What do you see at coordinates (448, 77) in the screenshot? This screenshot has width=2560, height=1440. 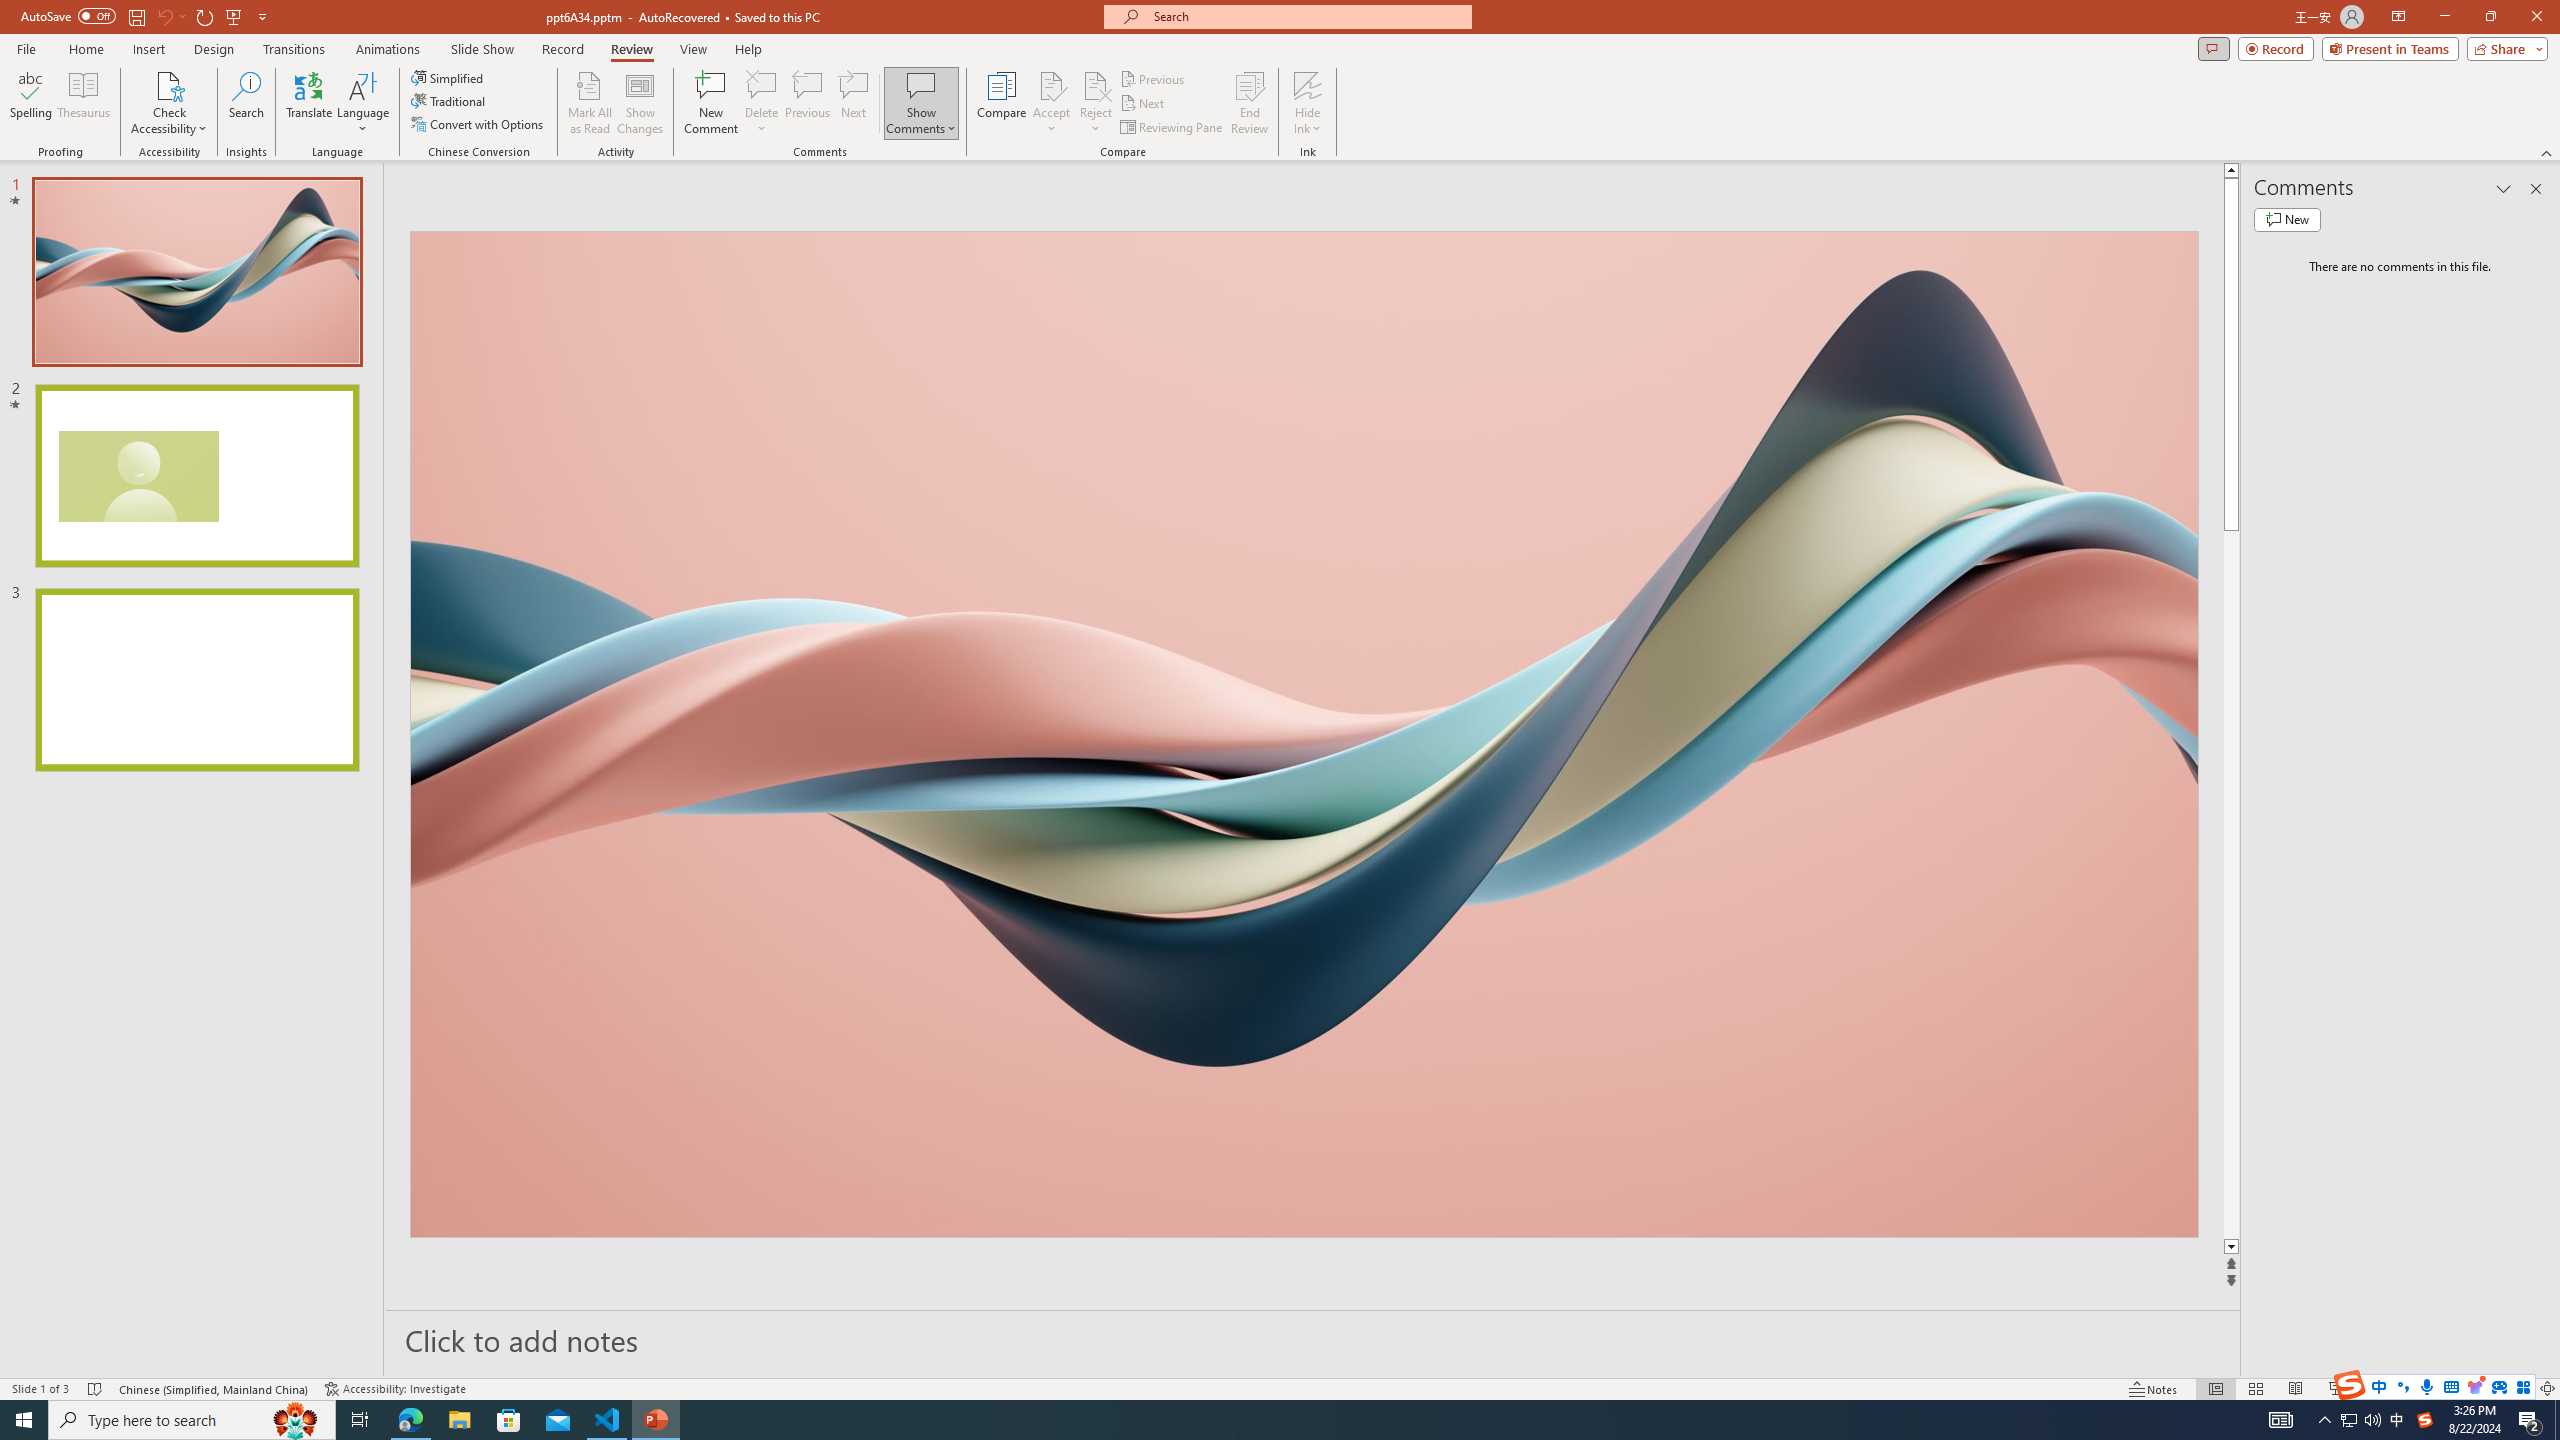 I see `'Simplified'` at bounding box center [448, 77].